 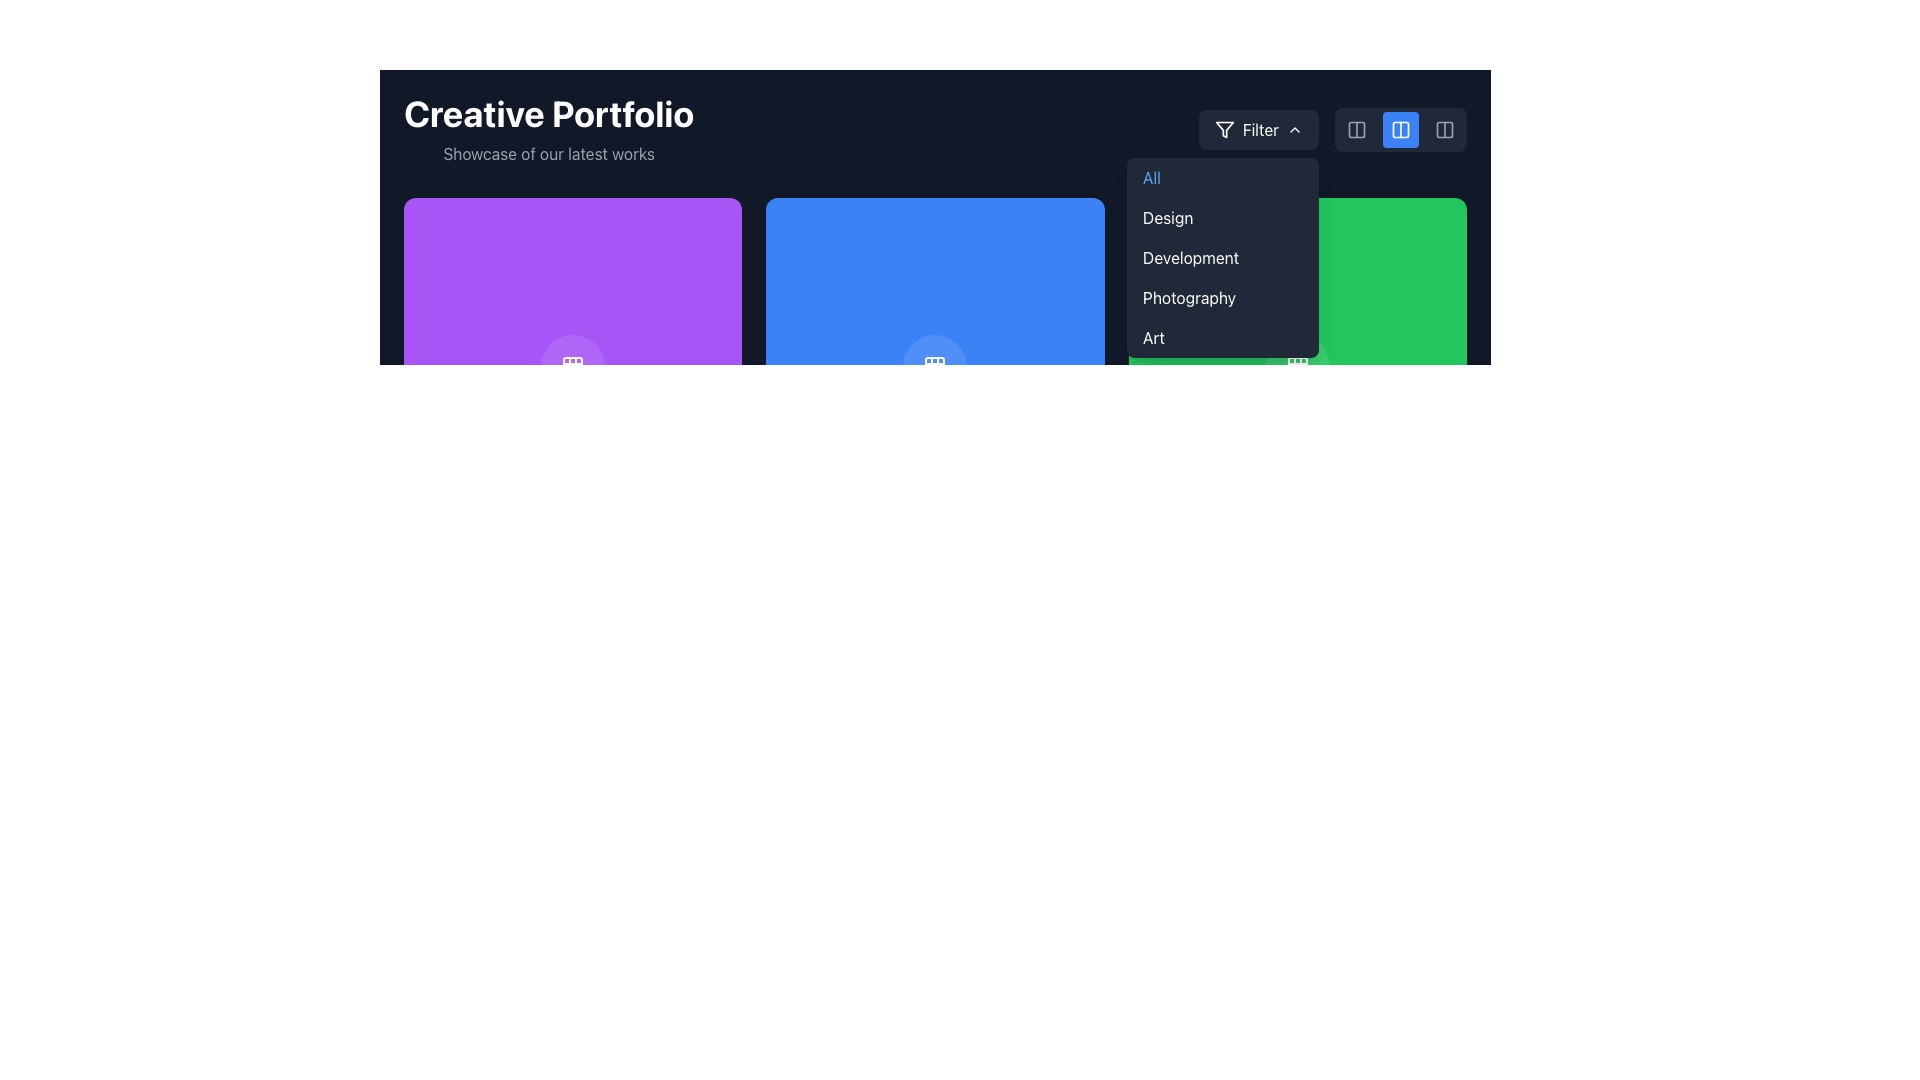 I want to click on the left part of the two-segment grid-style icon element in the top navigation area, which is positioned near the right side, adjacent to a dropdown filter, so click(x=1357, y=130).